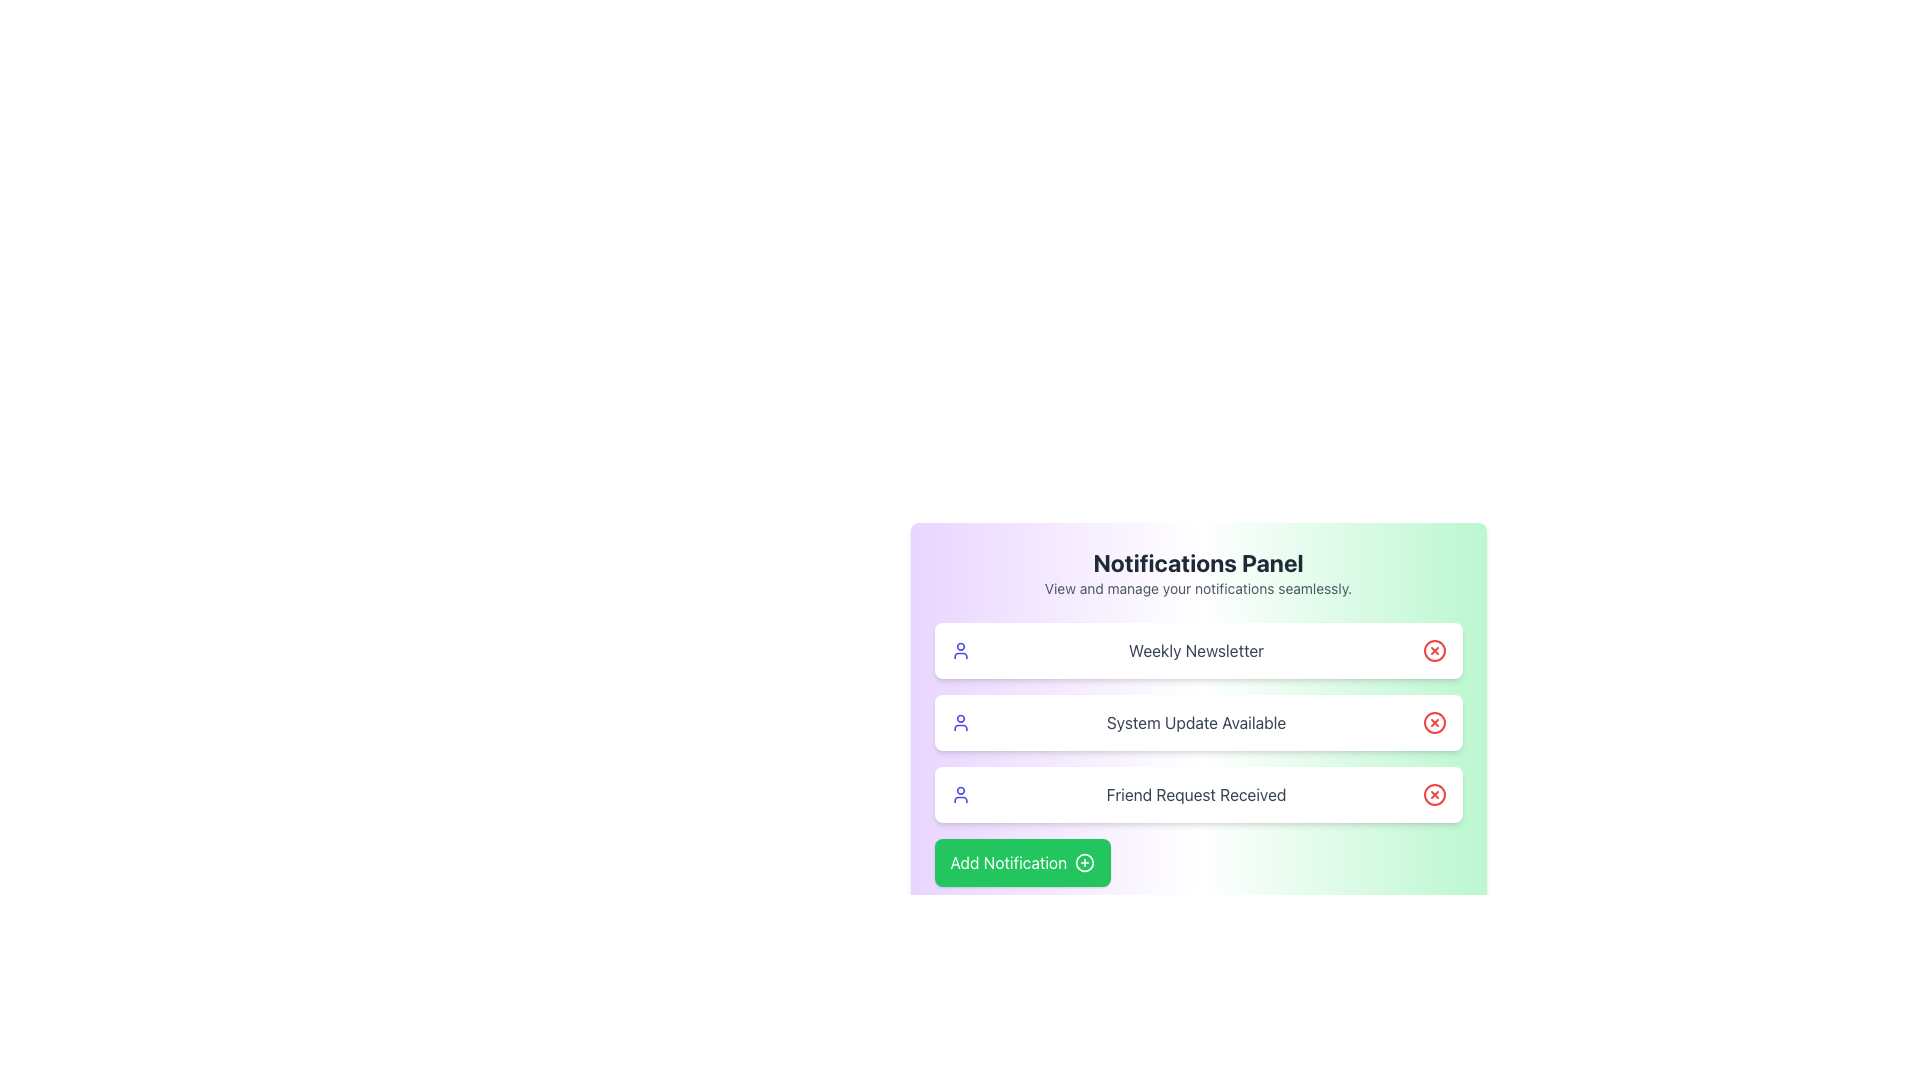 The width and height of the screenshot is (1920, 1080). I want to click on the user icon representing a friend request received, which is styled with a circular head and rounded body, located at the far left of the notification item panel, so click(960, 793).